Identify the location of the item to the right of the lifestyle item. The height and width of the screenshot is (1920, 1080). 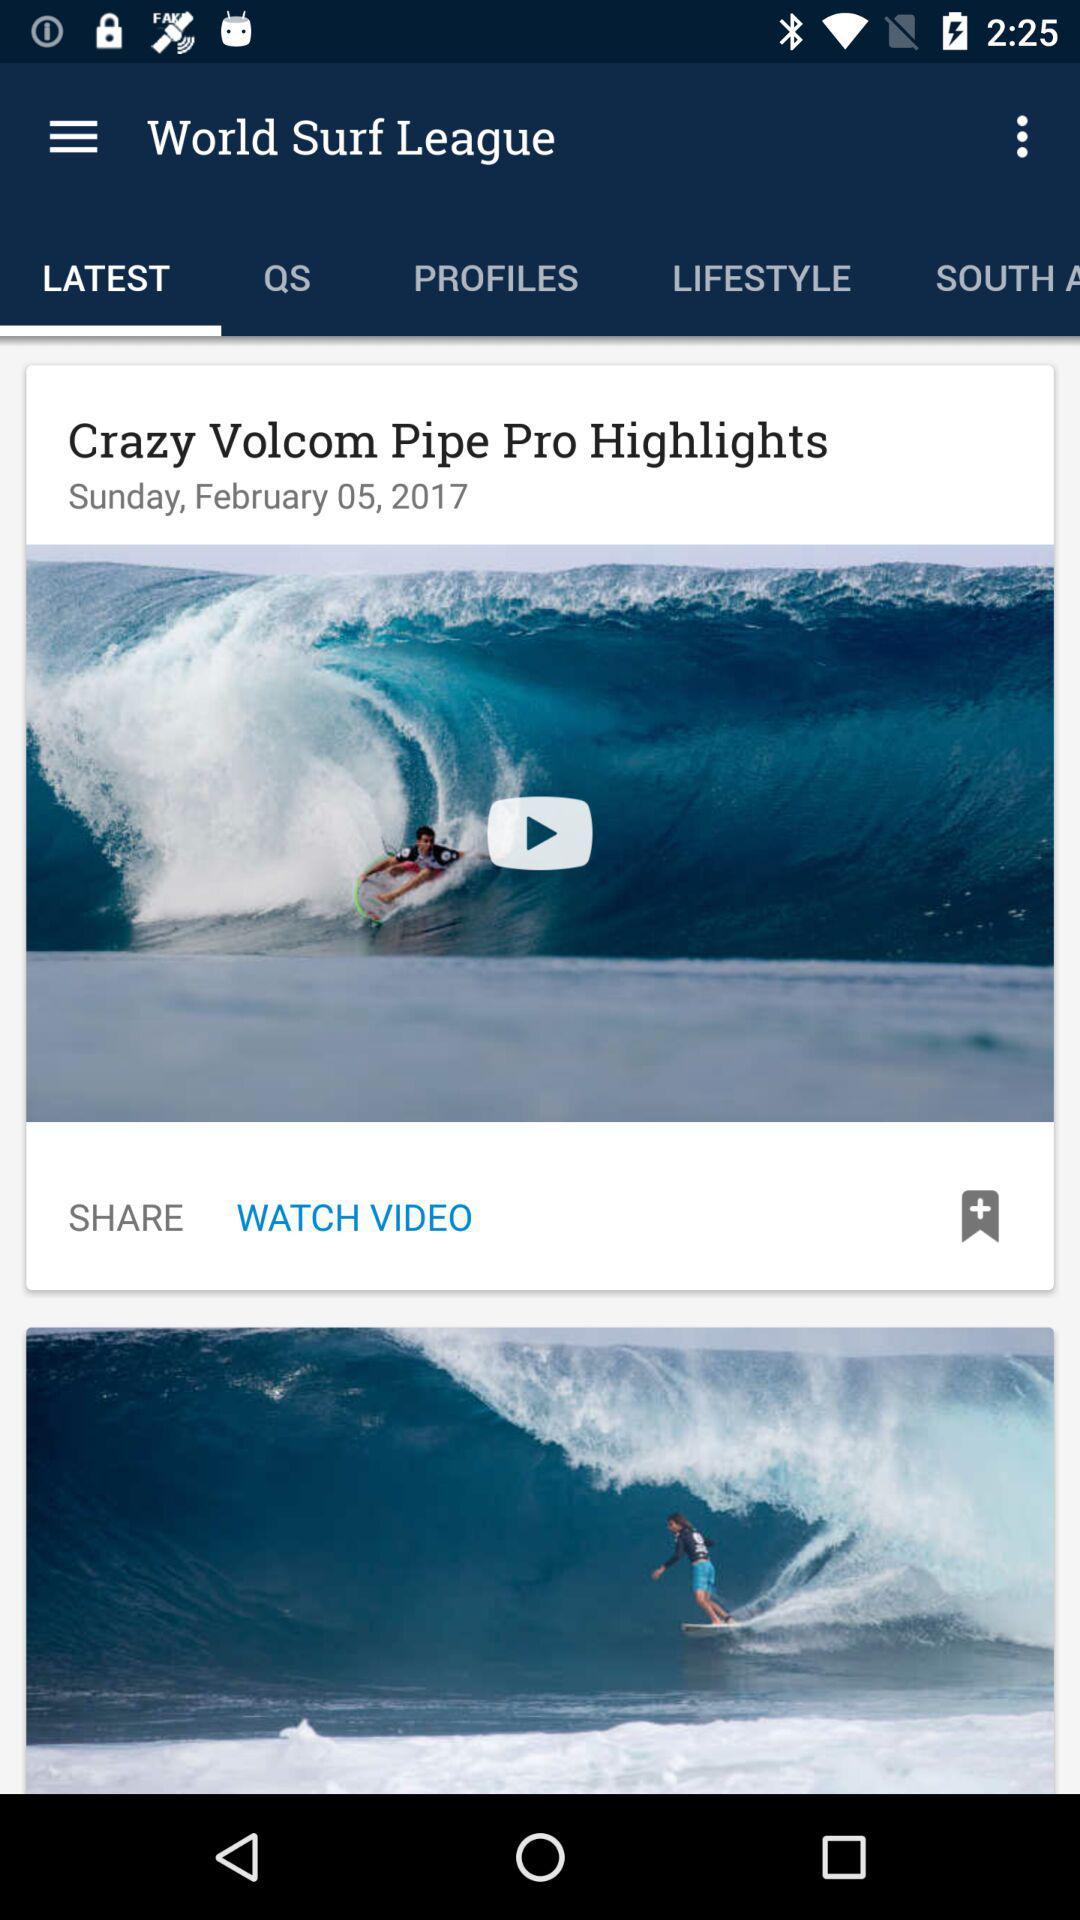
(985, 272).